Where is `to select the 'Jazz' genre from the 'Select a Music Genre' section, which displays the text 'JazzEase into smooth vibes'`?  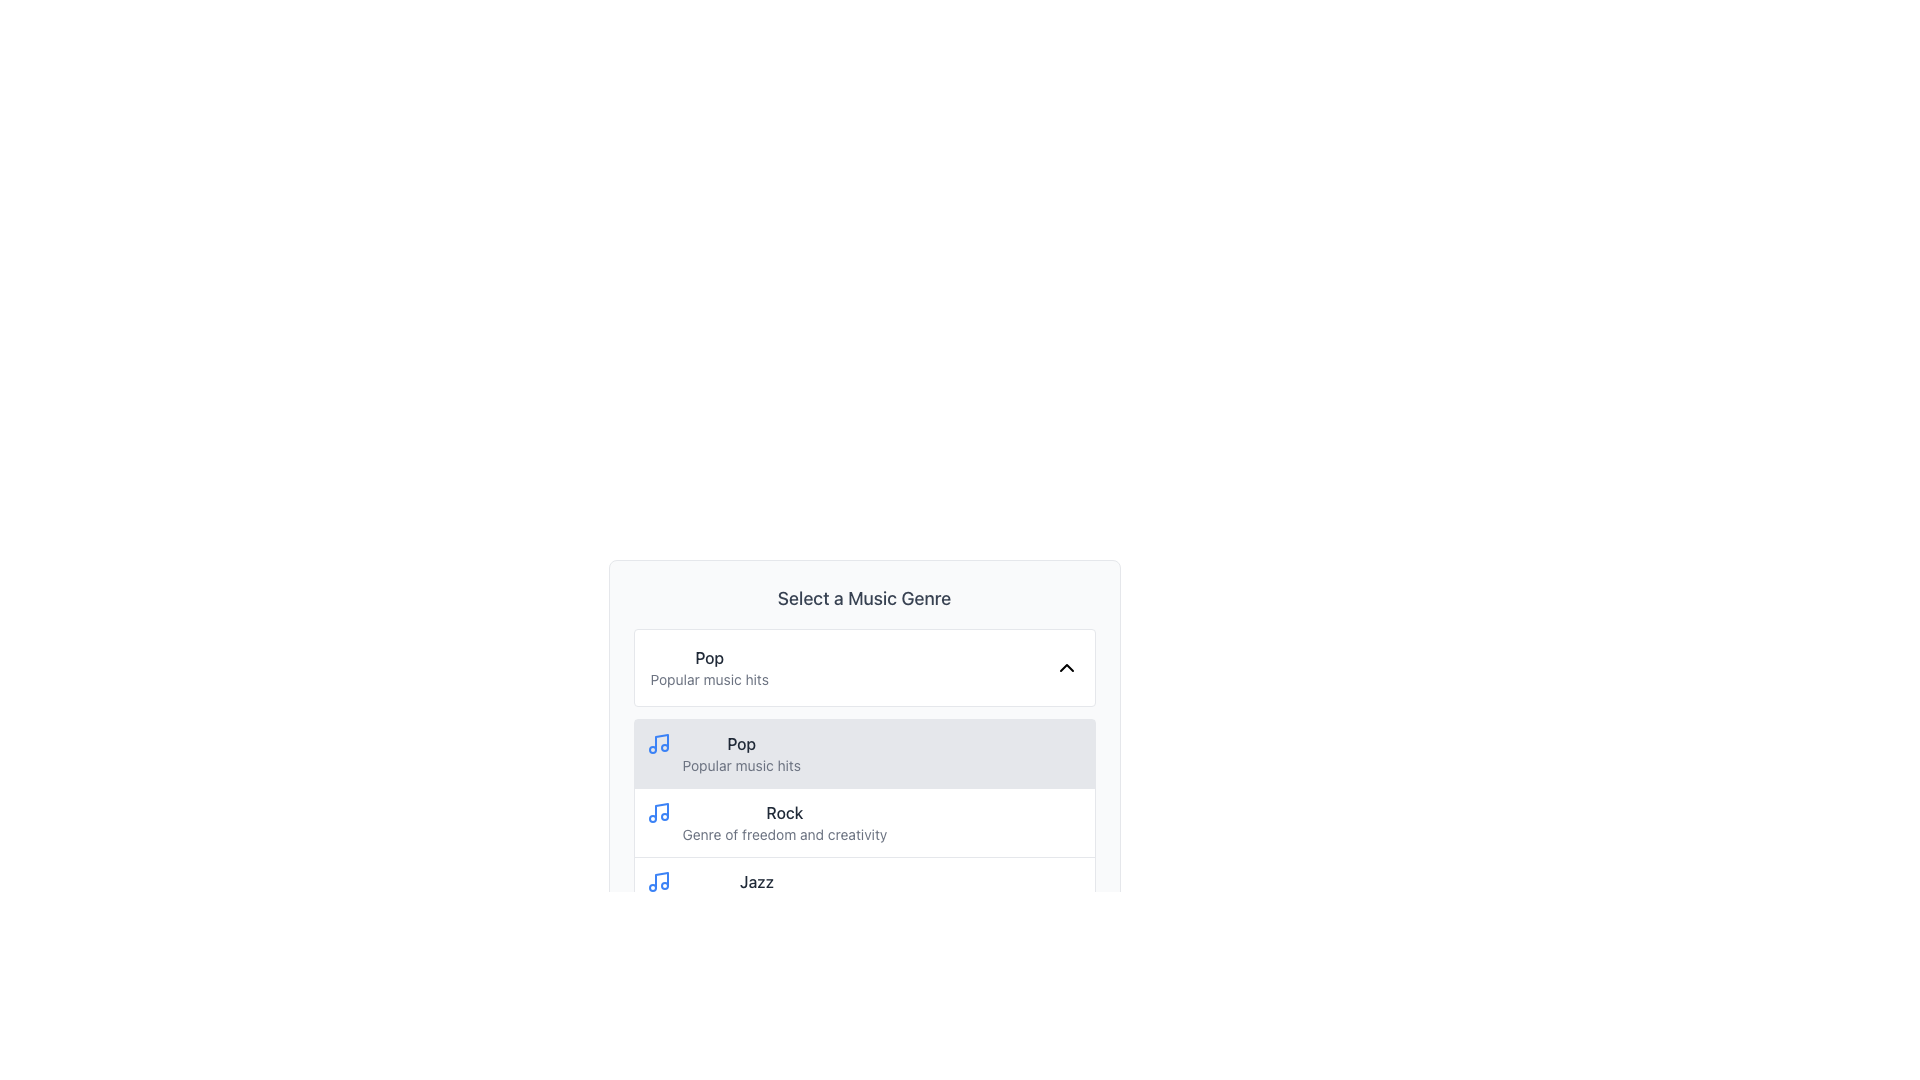 to select the 'Jazz' genre from the 'Select a Music Genre' section, which displays the text 'JazzEase into smooth vibes' is located at coordinates (756, 890).